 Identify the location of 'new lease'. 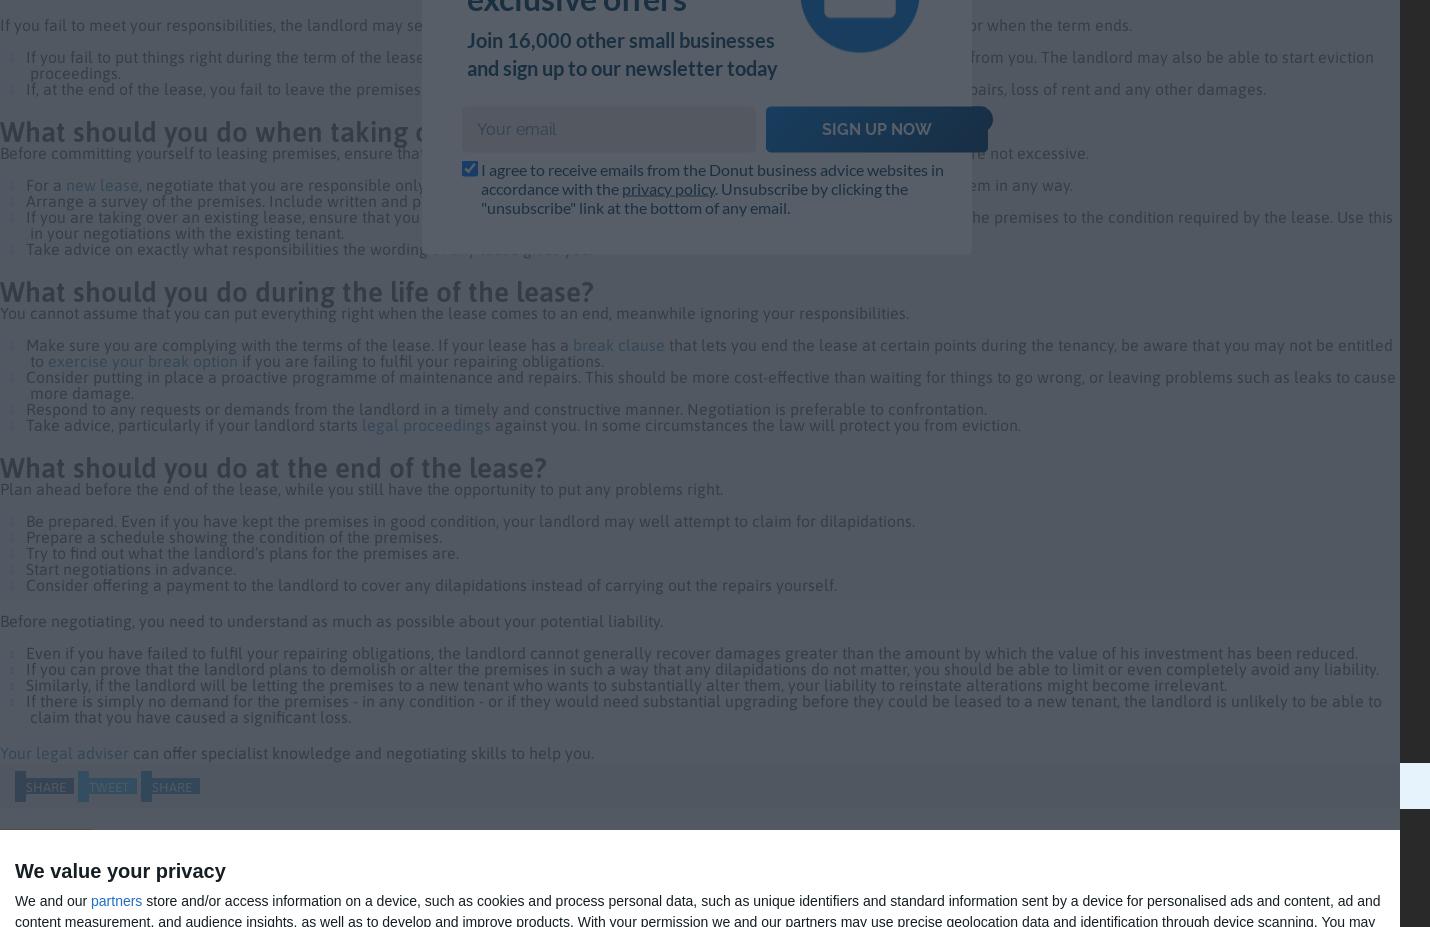
(64, 185).